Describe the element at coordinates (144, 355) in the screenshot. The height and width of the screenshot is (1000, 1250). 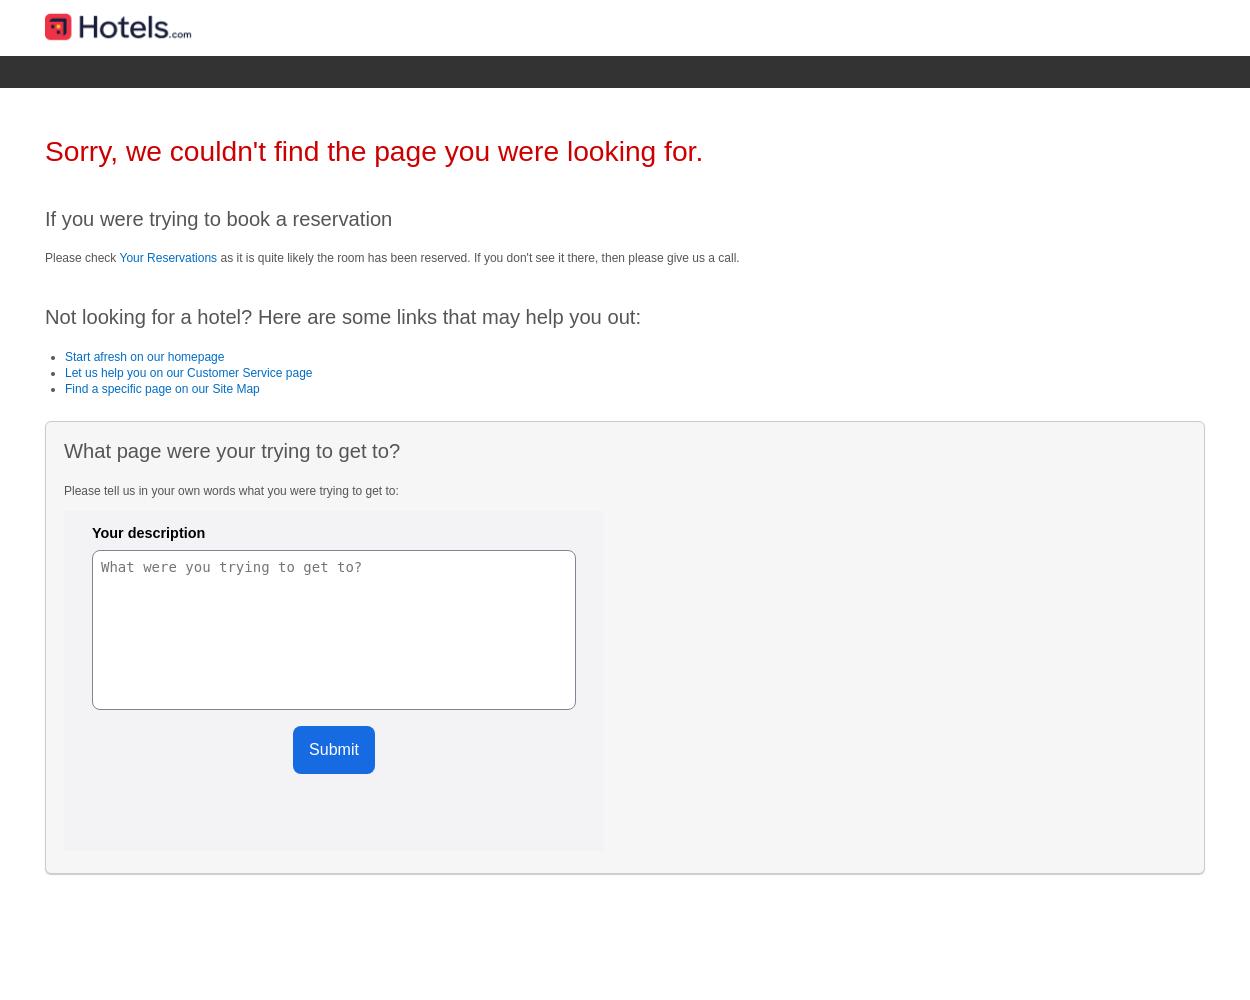
I see `'Start afresh on our homepage'` at that location.